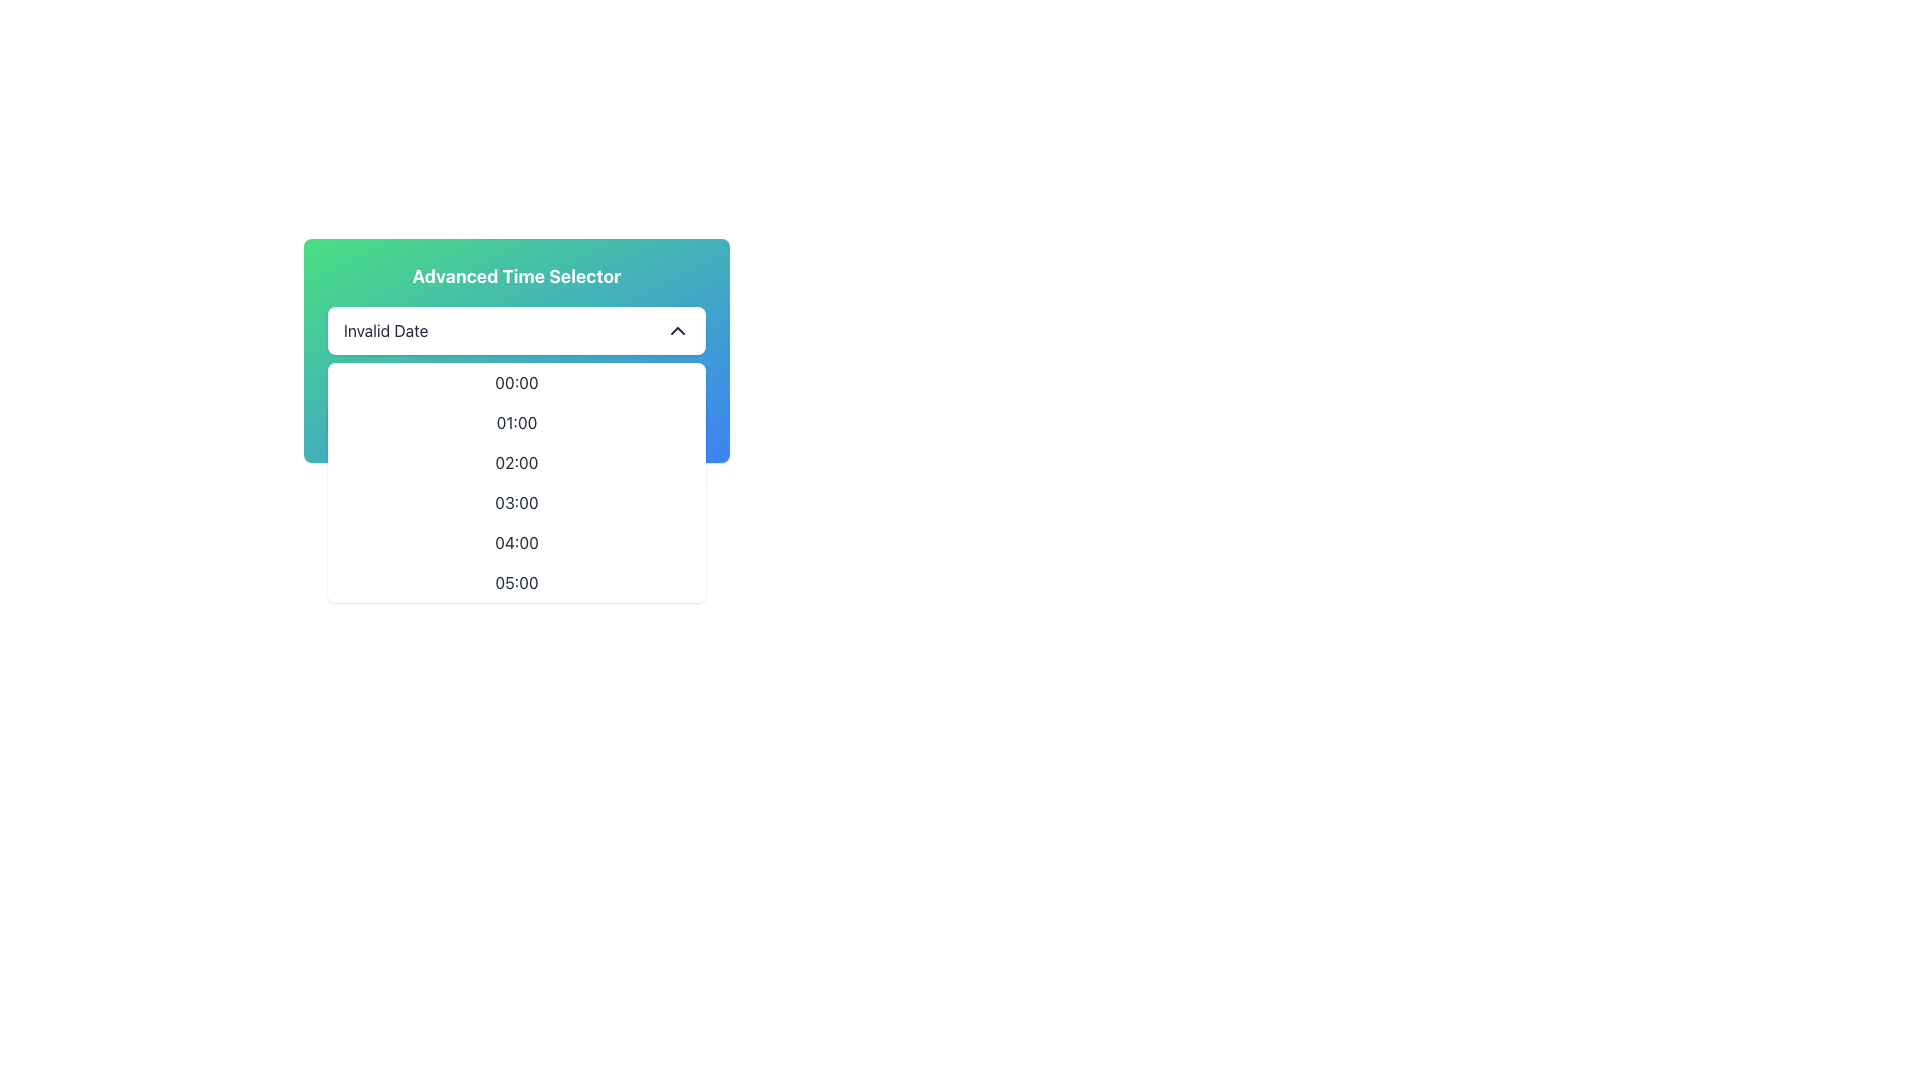  I want to click on the 'Invalid Date' text label, which is displayed in dark gray on a white background within a dropdown menu component, so click(386, 330).